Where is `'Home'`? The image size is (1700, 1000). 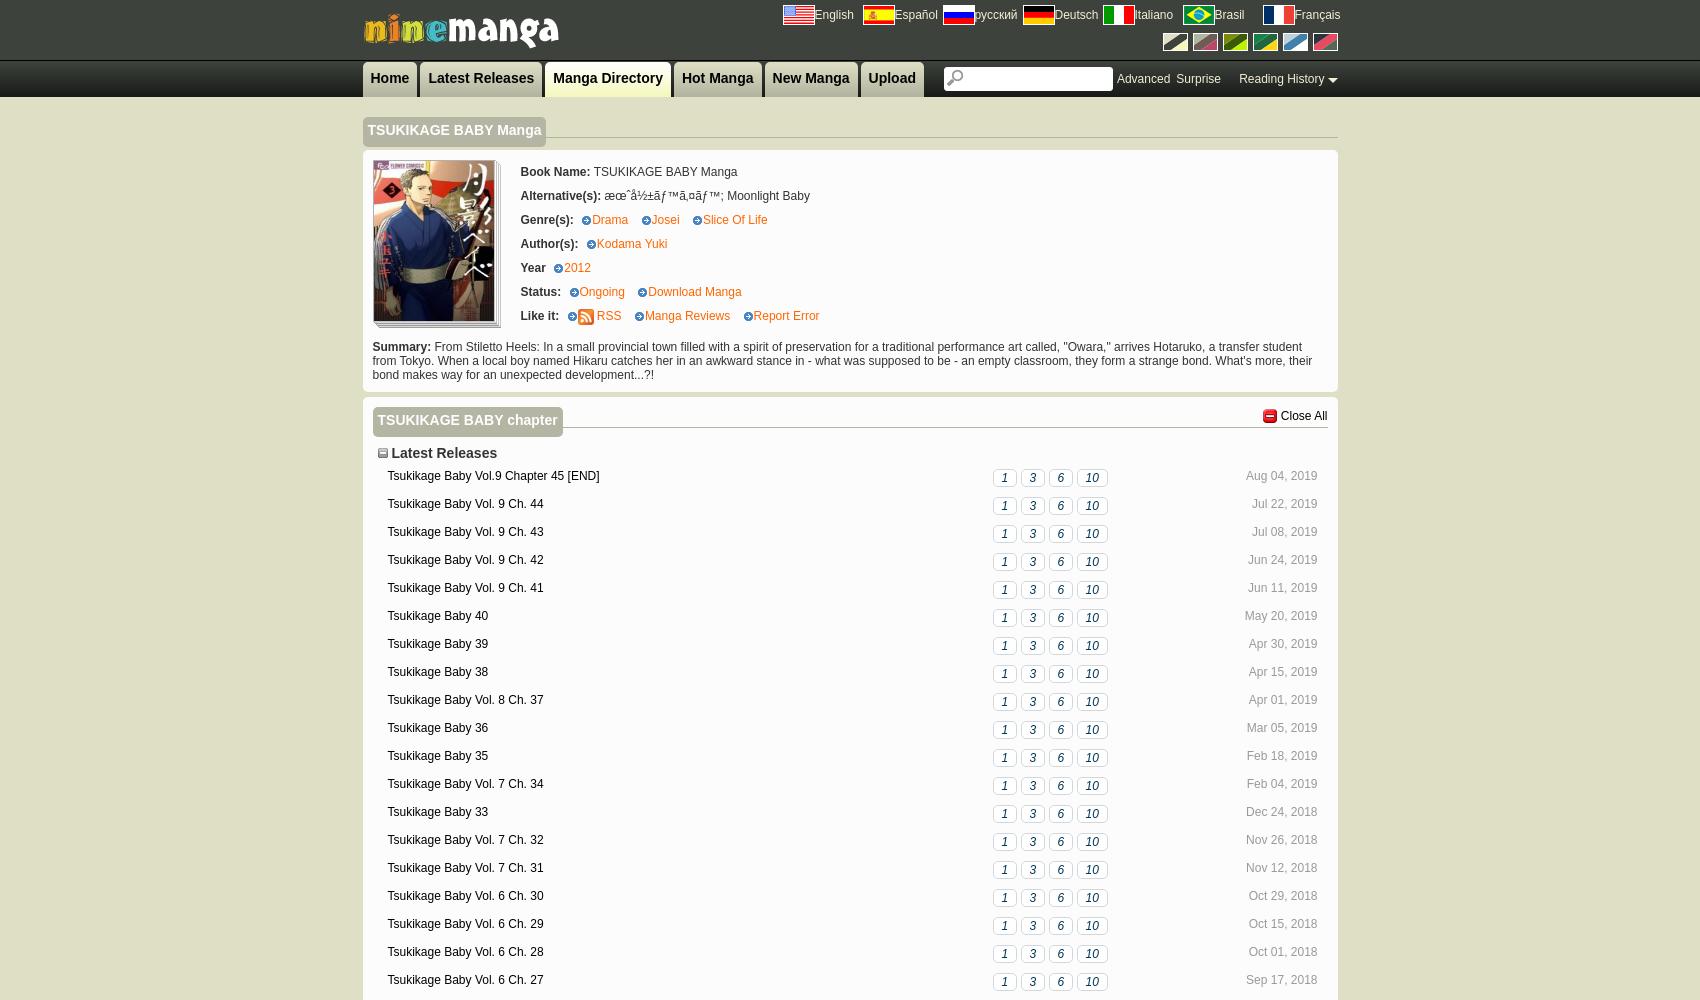 'Home' is located at coordinates (388, 77).